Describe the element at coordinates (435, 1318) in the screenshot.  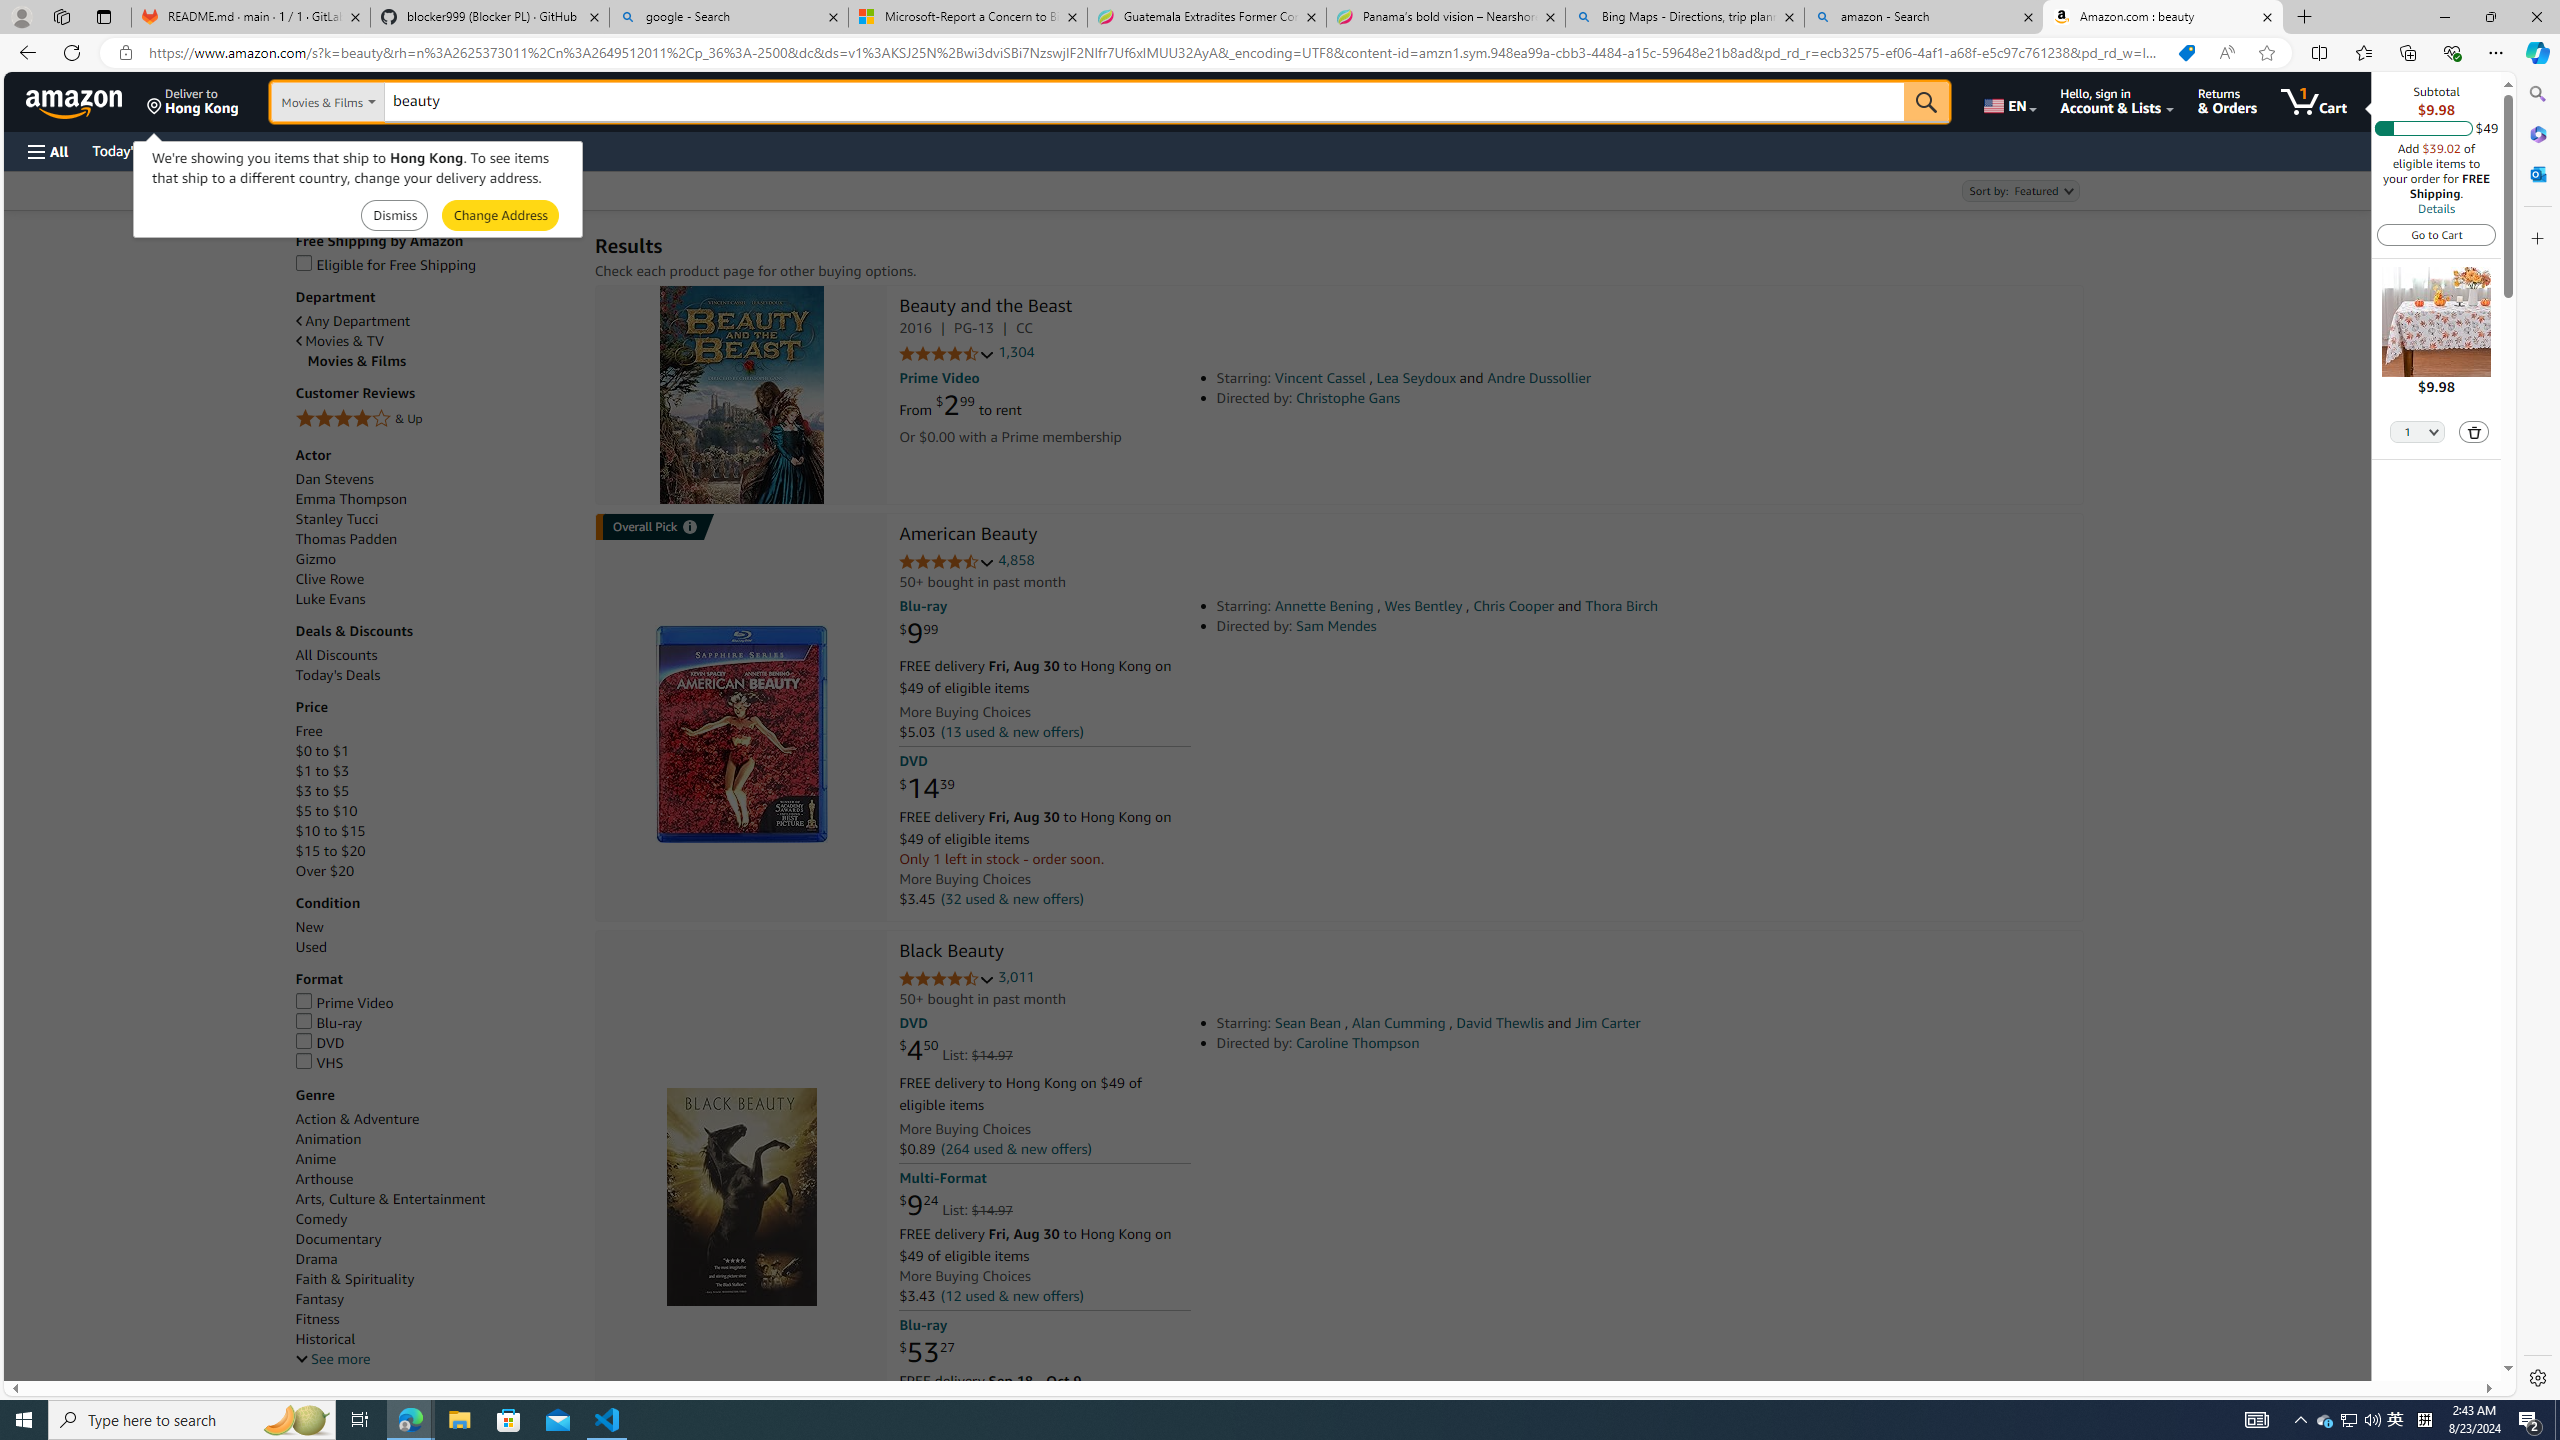
I see `'Fitness'` at that location.